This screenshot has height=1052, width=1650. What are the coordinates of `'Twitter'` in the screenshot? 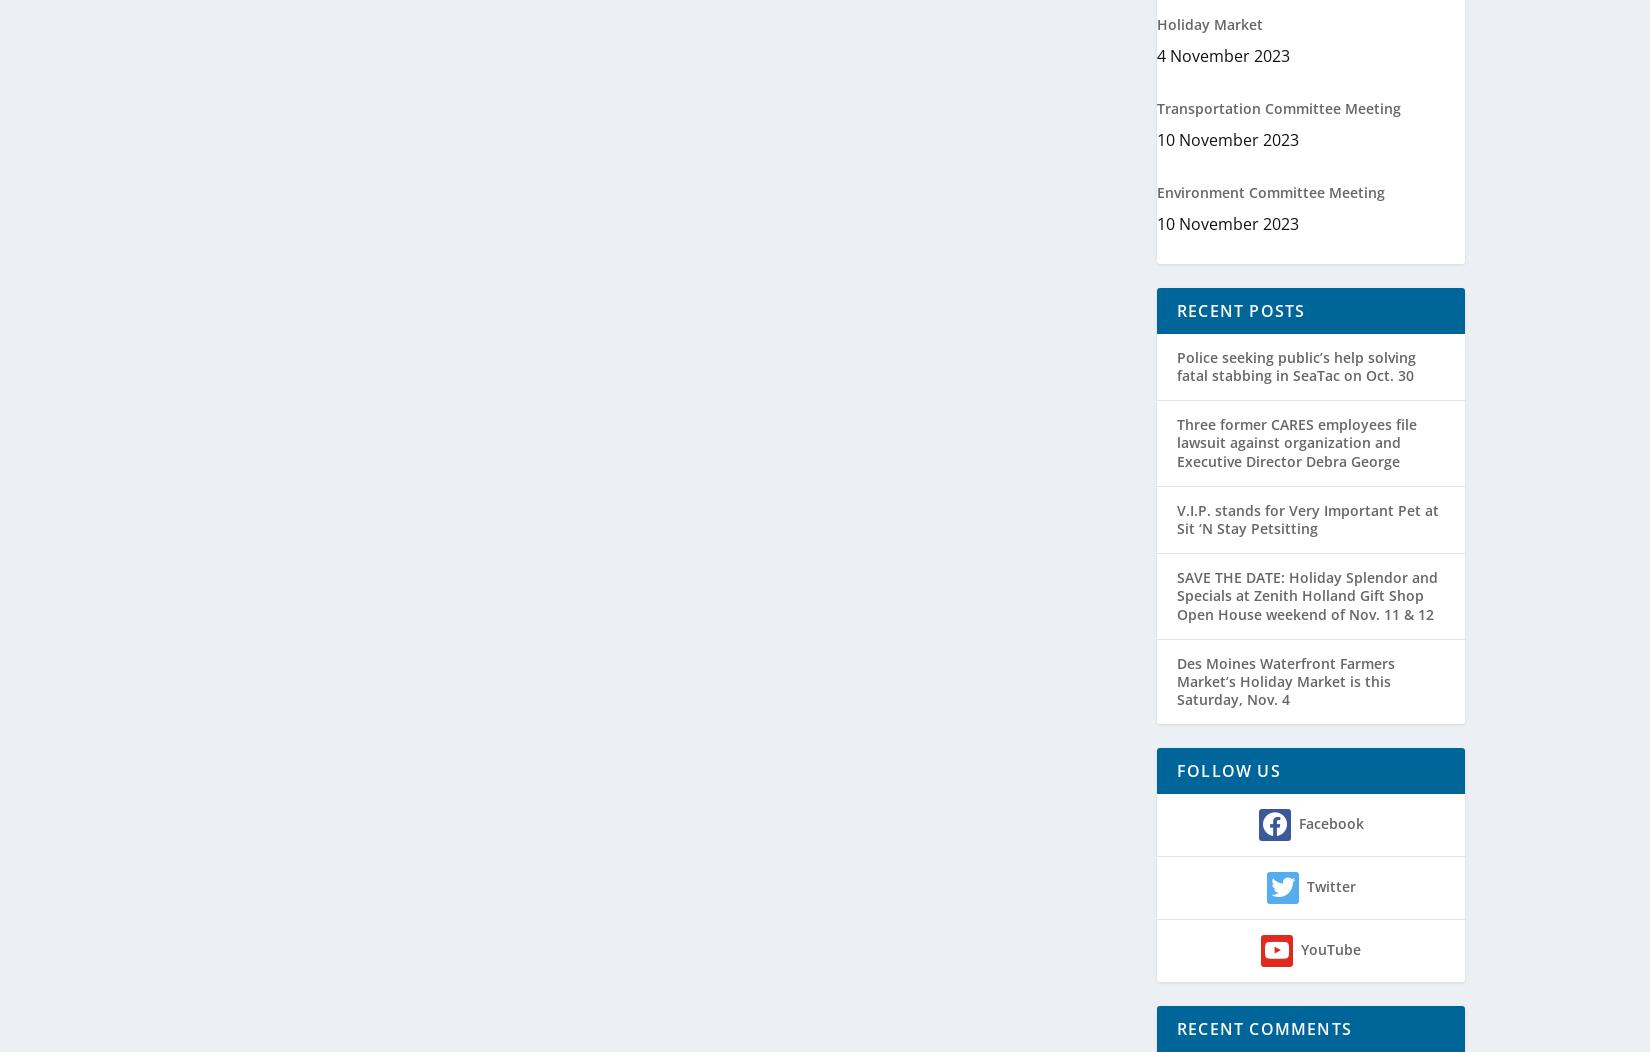 It's located at (1329, 886).